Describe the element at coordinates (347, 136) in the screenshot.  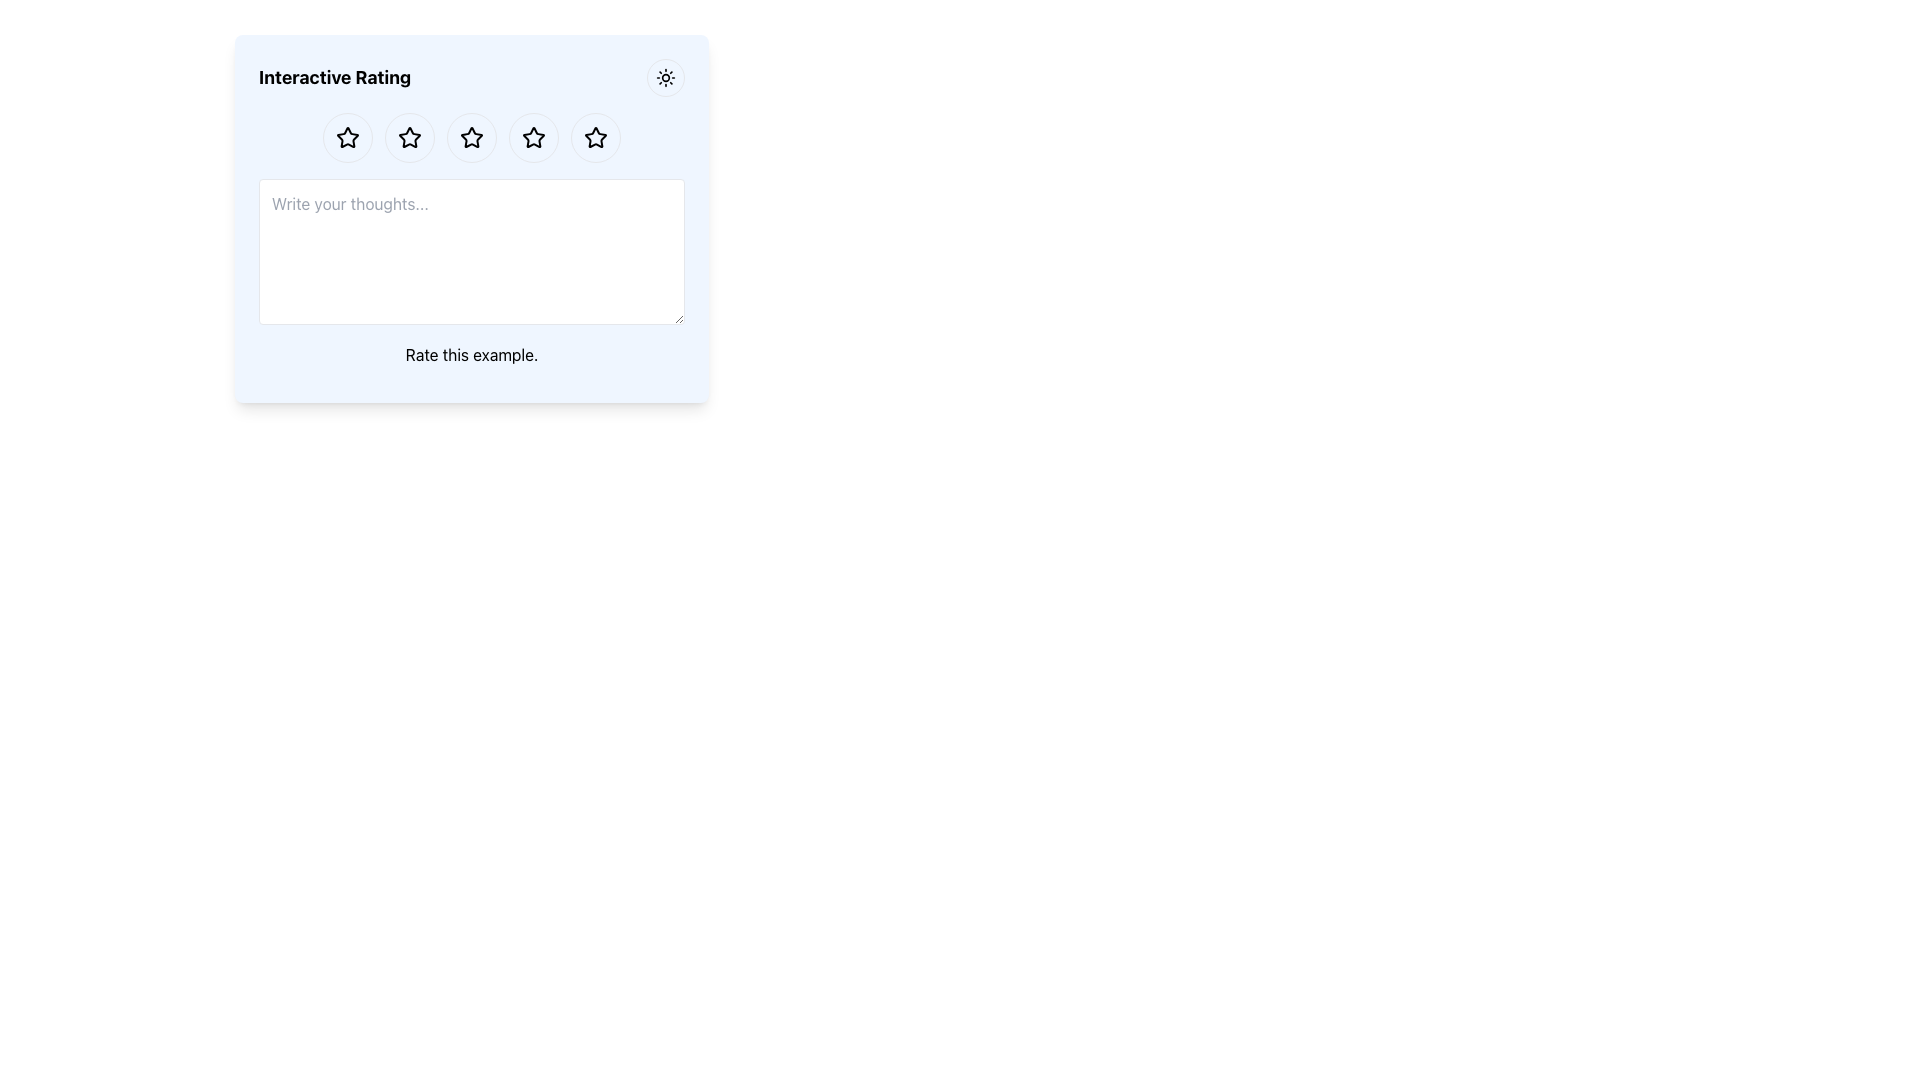
I see `the first star in the rating system, which is a vector graphic in the shape of a star located at the center of the interface in a row of five stars` at that location.